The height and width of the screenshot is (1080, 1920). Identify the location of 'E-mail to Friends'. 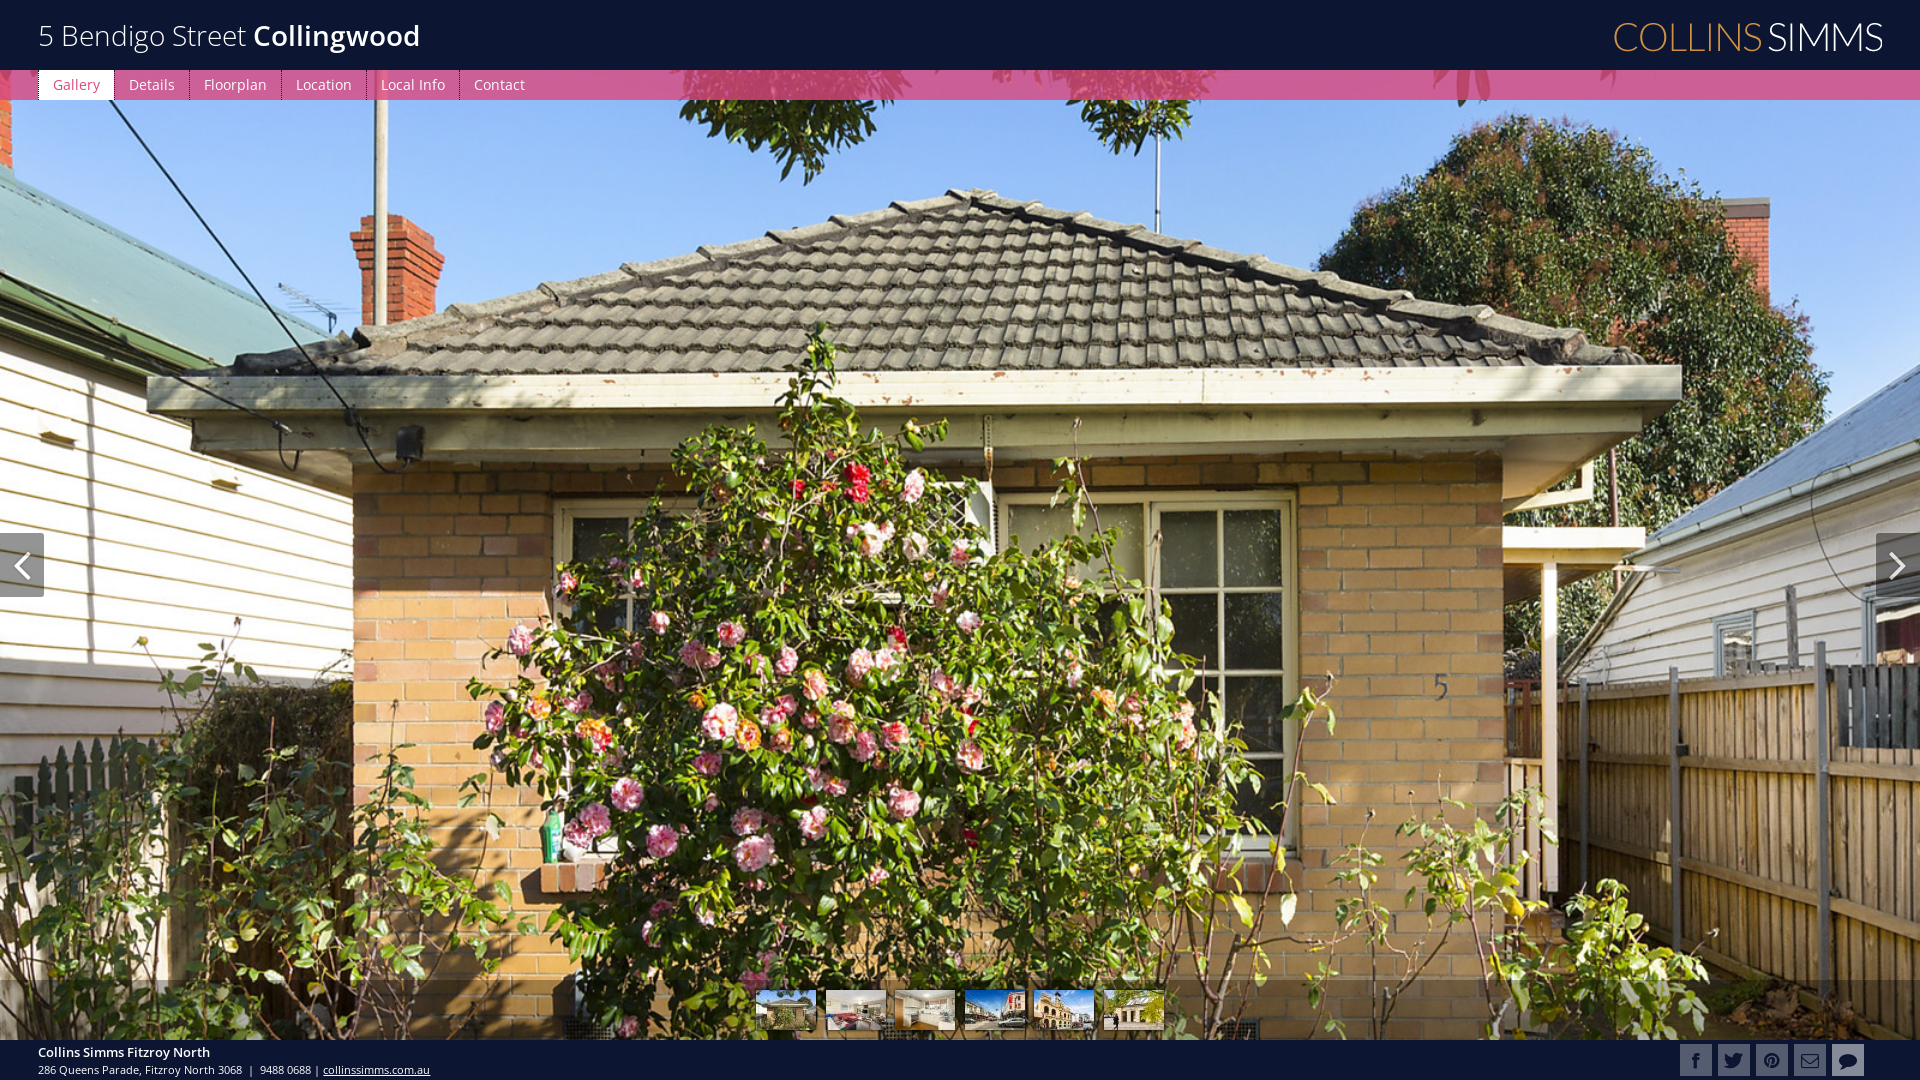
(1794, 1059).